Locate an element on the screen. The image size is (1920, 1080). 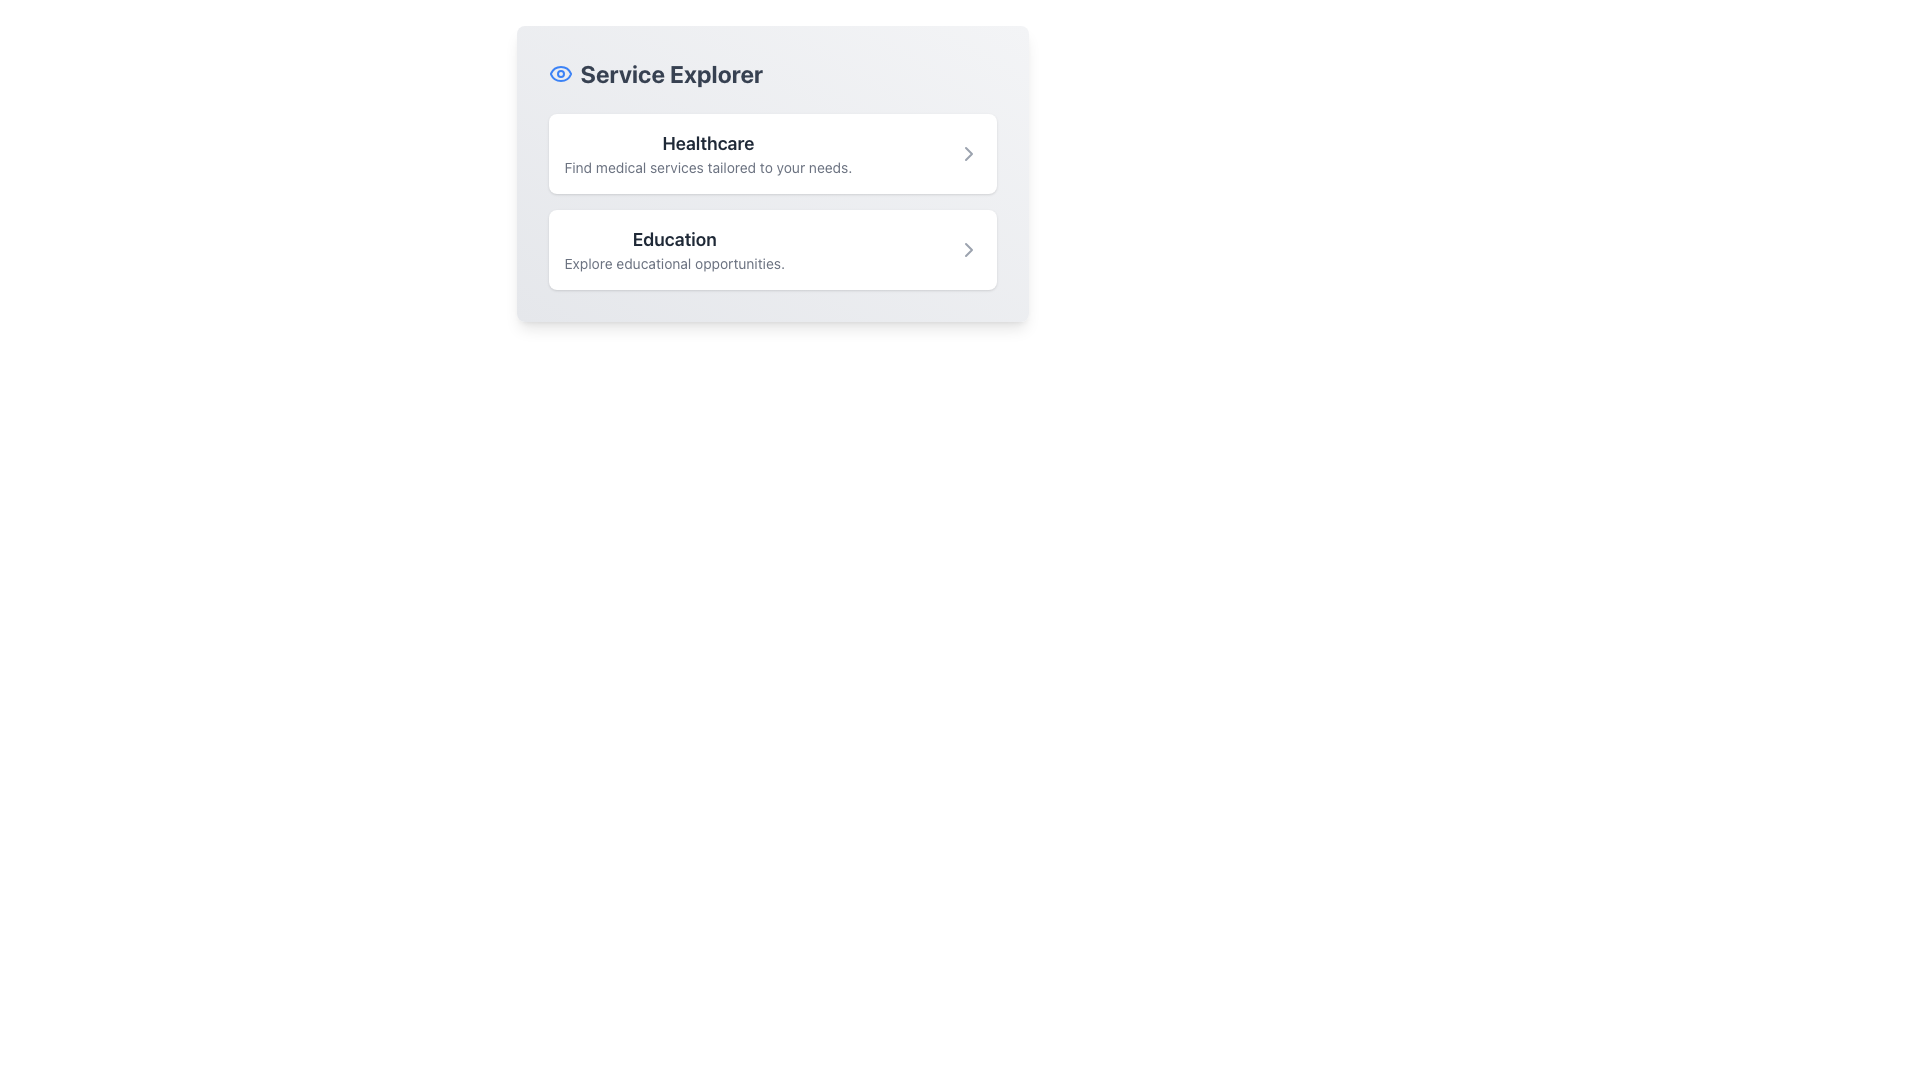
text in the Text Block that prominently displays 'Education' and 'Explore educational opportunities.' located in the second card below the 'Healthcare' card is located at coordinates (674, 249).